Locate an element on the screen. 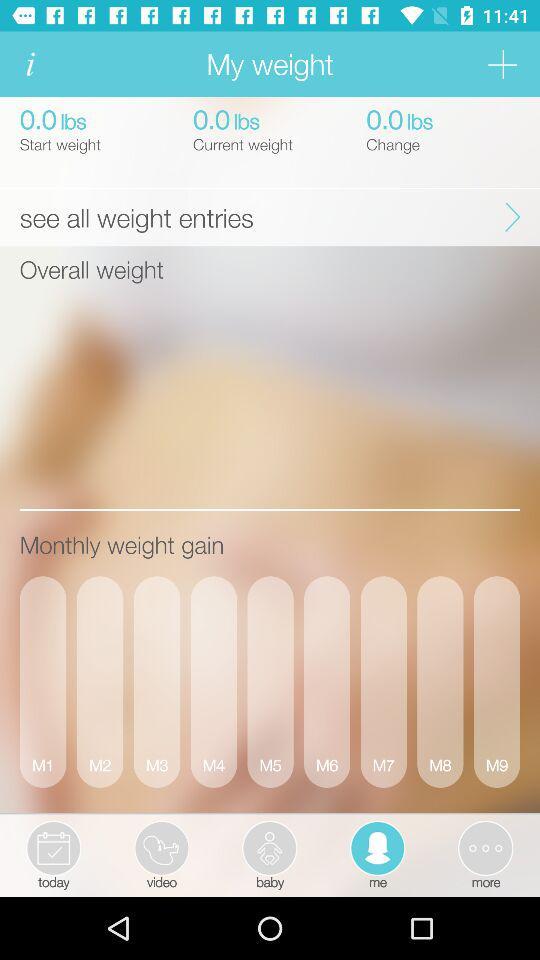 This screenshot has width=540, height=960. go additional tab is located at coordinates (501, 64).